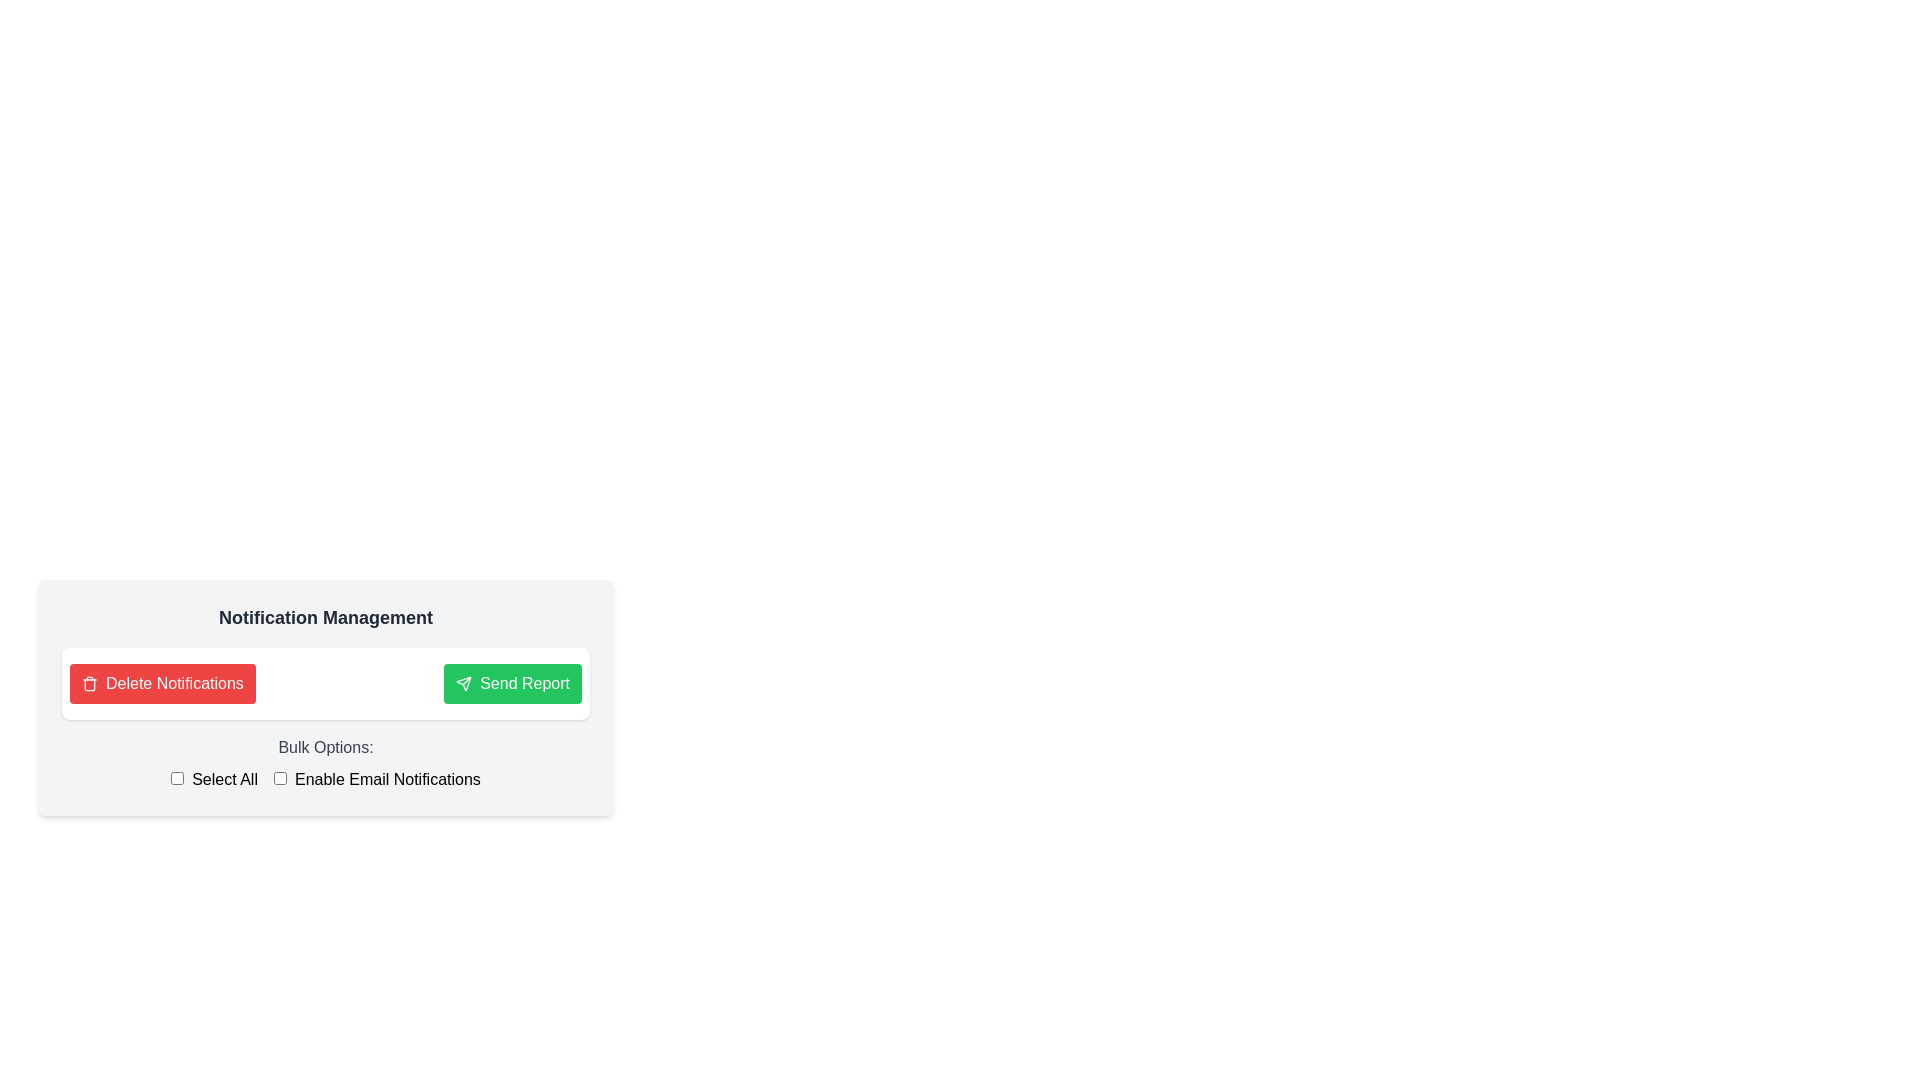 This screenshot has height=1080, width=1920. Describe the element at coordinates (177, 777) in the screenshot. I see `the leftmost checkbox in the 'Bulk Options:' section under 'Notification Management', which is vertically aligned with 'Select All'` at that location.